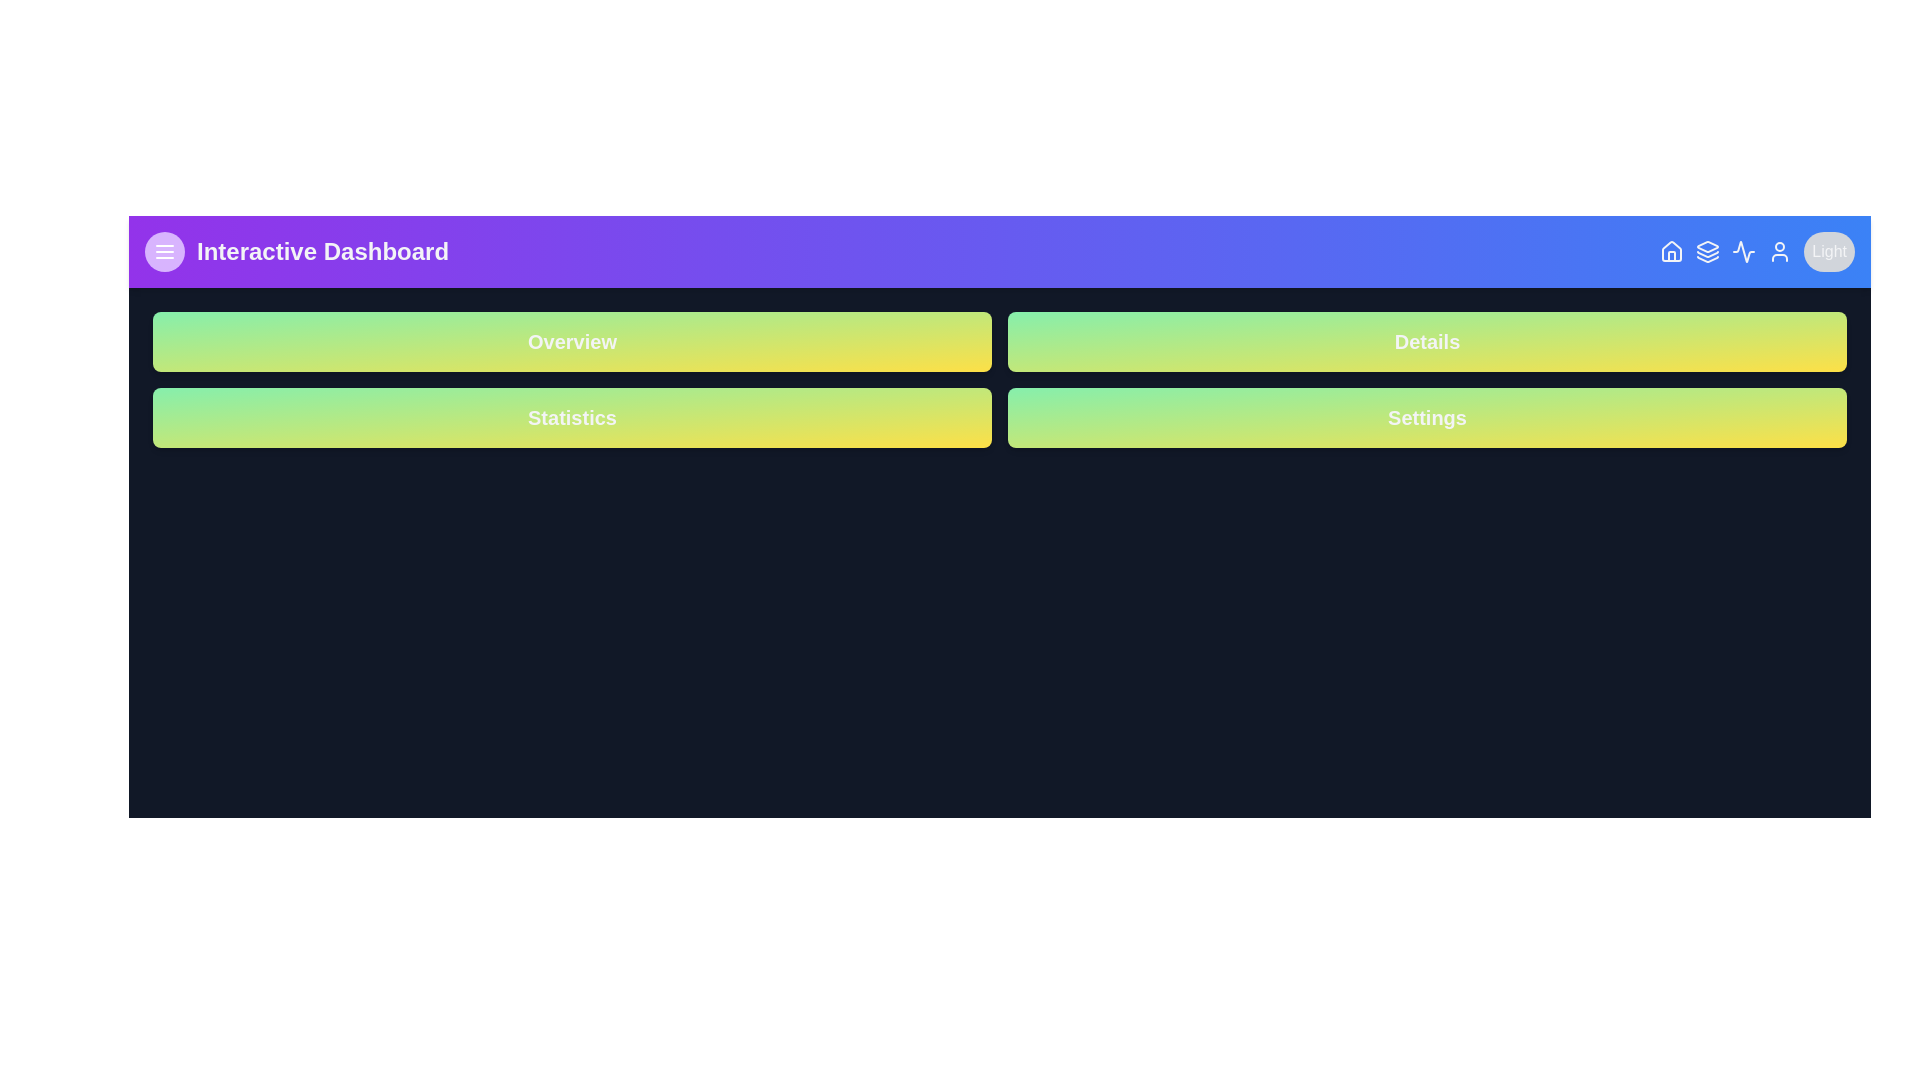  I want to click on the Activity icon in the header, so click(1743, 250).